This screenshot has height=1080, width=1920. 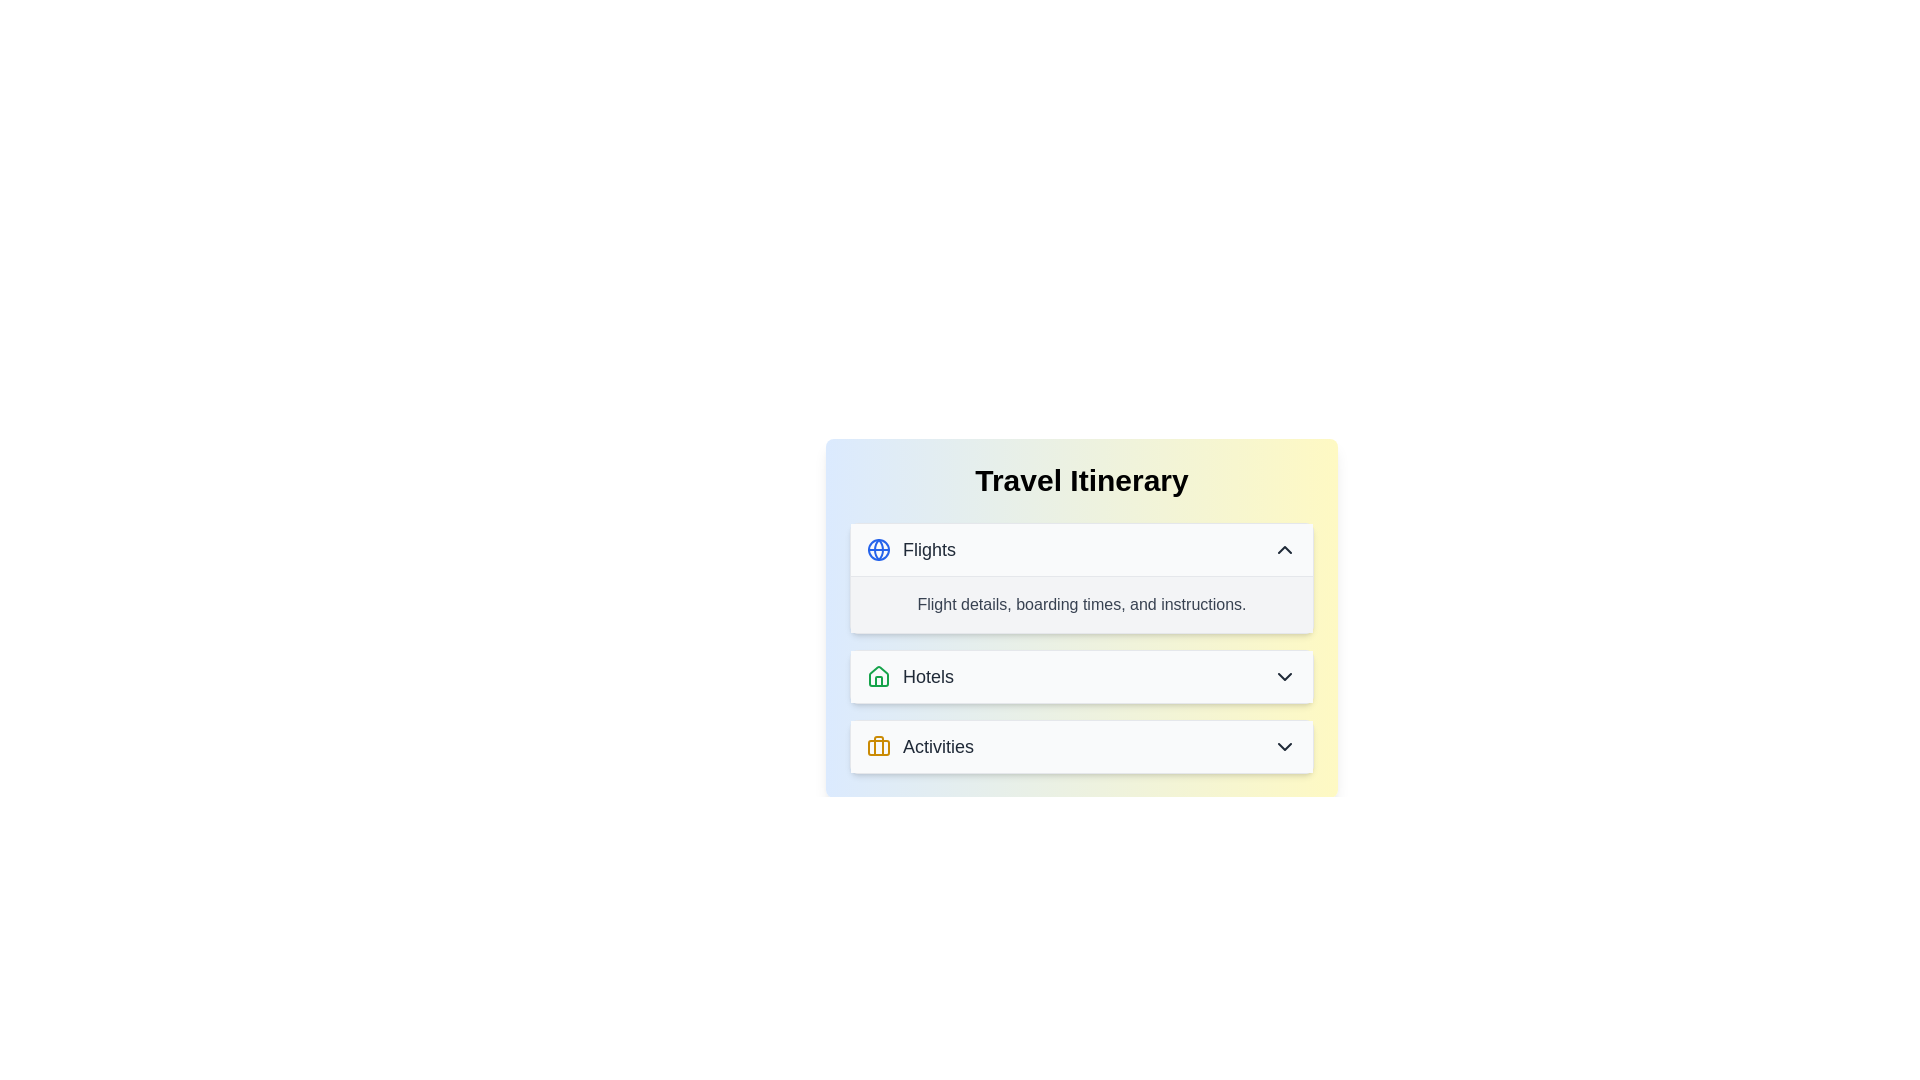 What do you see at coordinates (878, 550) in the screenshot?
I see `the circular graphic/icon element with a blue stroke located inside the globe icon to the left of the 'Flights' label in the 'Travel Itinerary' section` at bounding box center [878, 550].